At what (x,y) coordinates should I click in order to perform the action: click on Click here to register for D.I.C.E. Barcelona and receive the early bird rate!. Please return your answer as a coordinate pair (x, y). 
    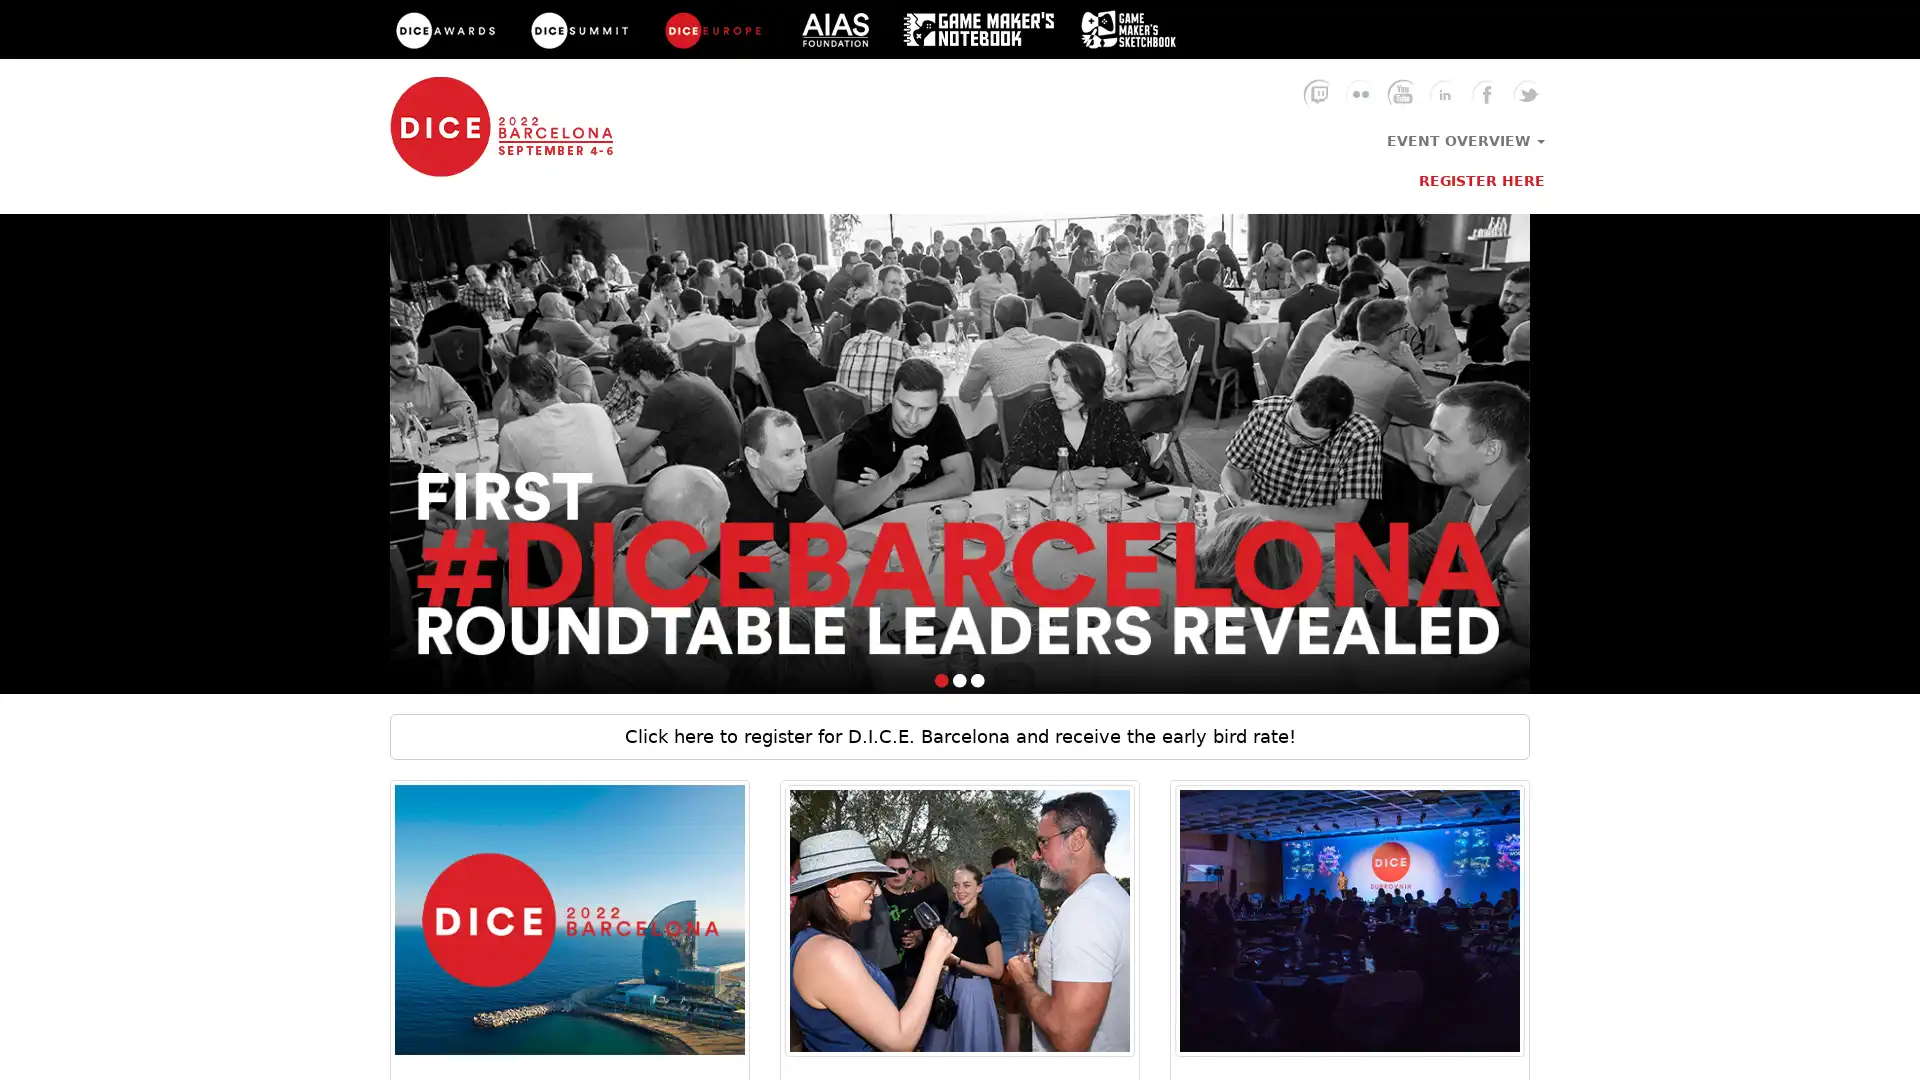
    Looking at the image, I should click on (960, 736).